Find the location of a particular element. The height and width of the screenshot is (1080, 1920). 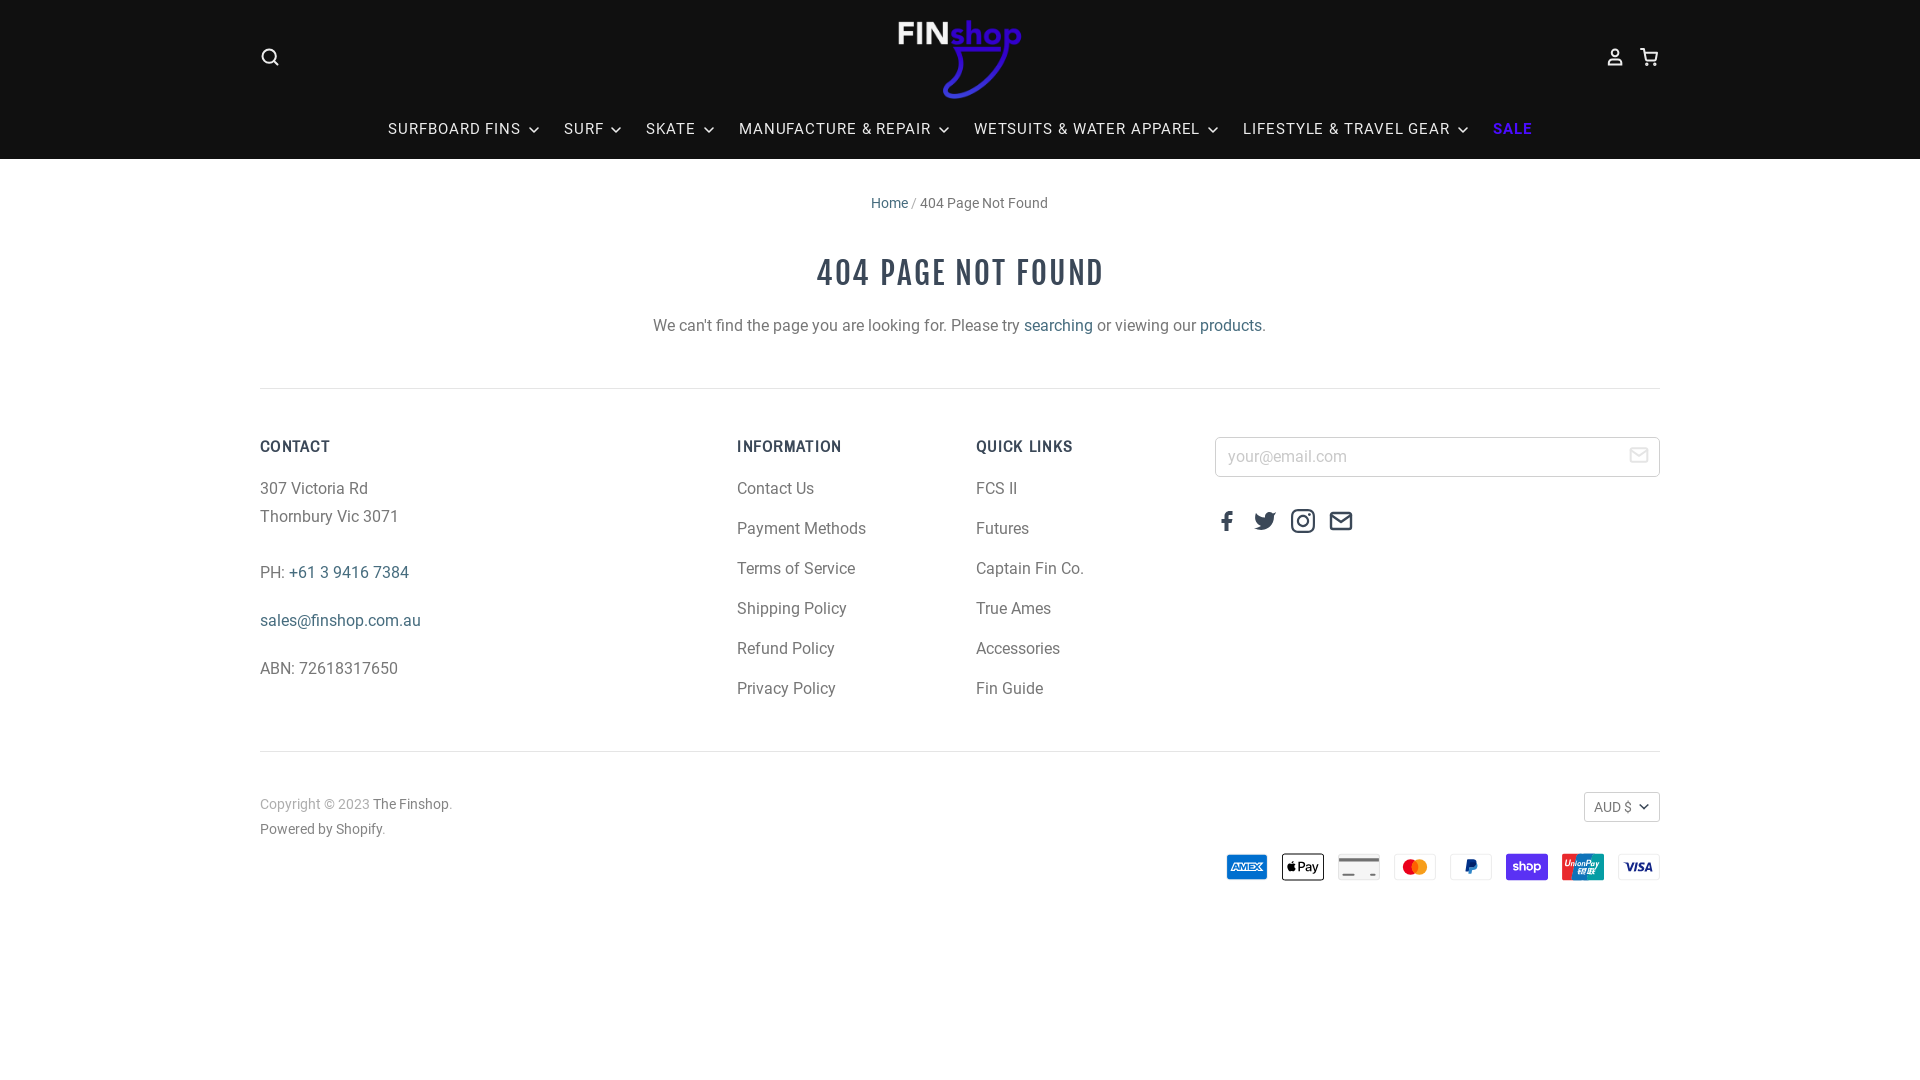

'Payment Methods' is located at coordinates (801, 527).